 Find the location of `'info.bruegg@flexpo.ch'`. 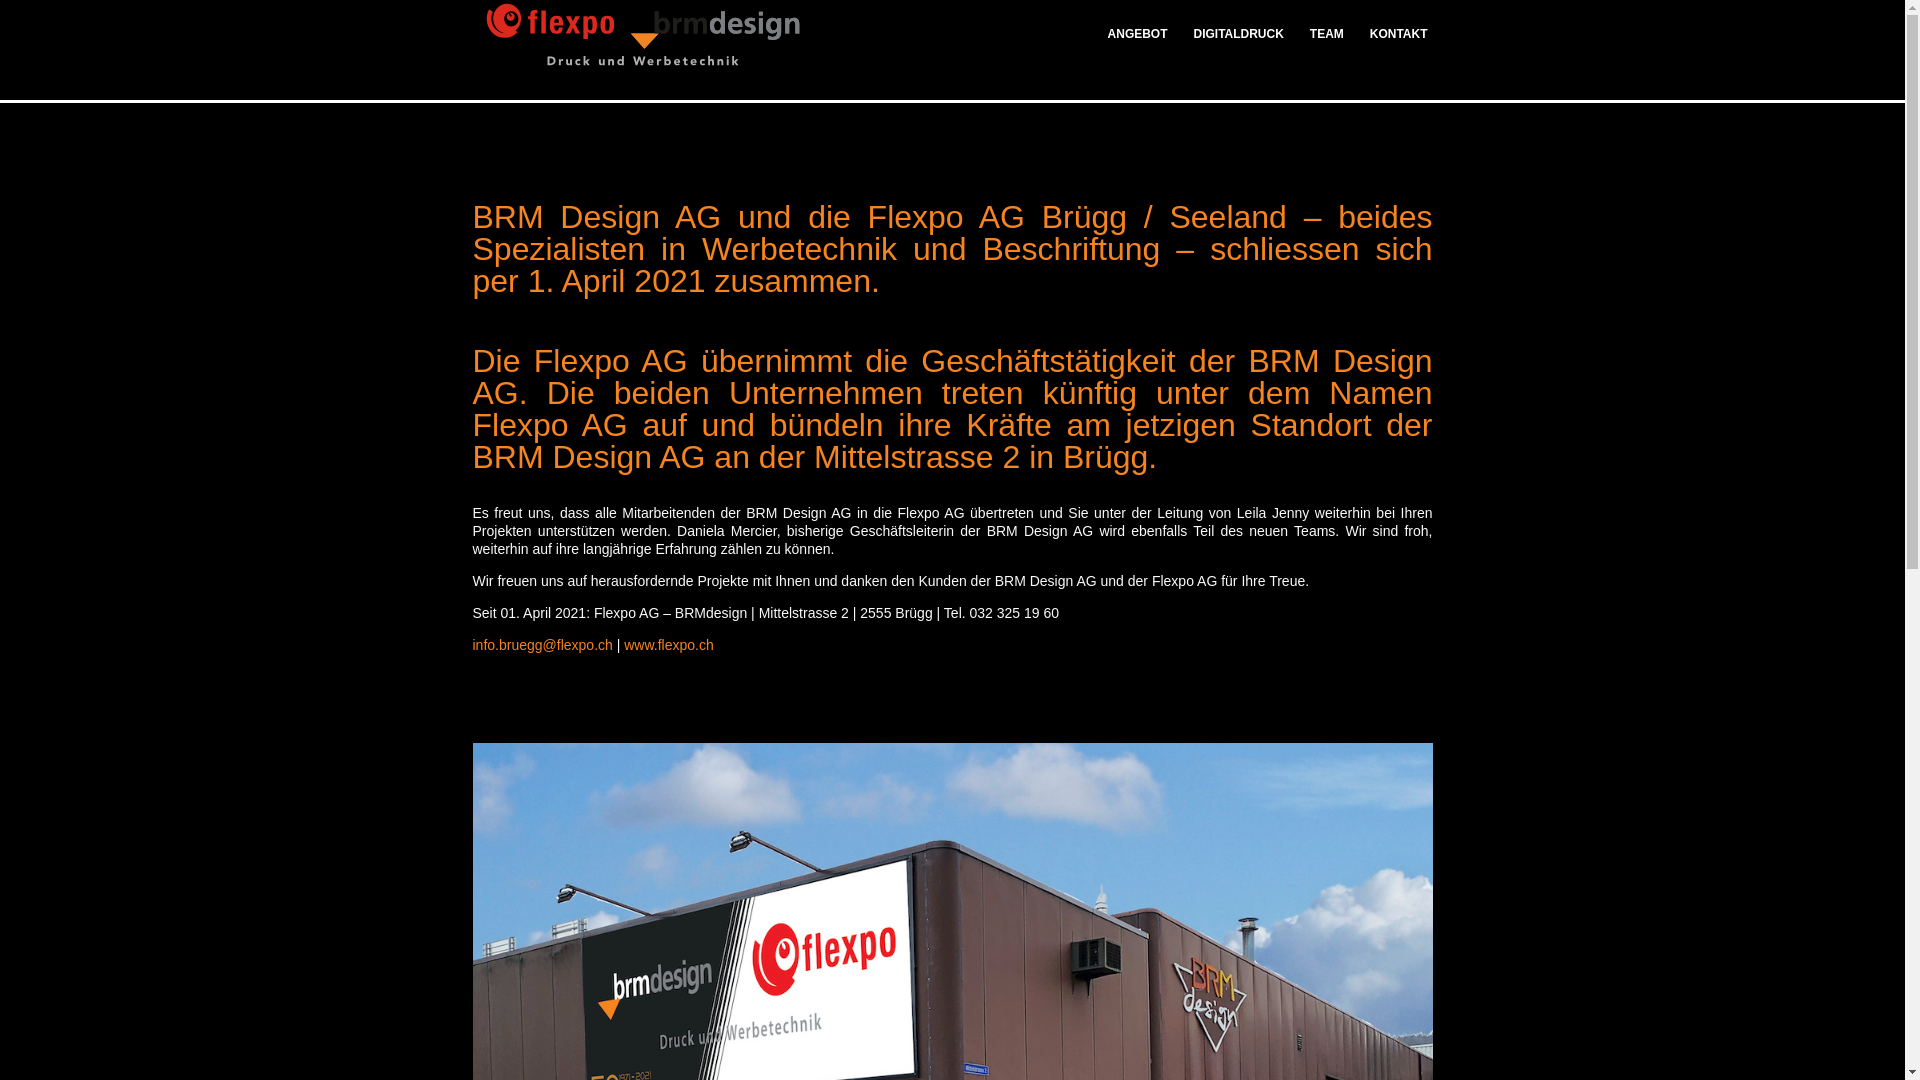

'info.bruegg@flexpo.ch' is located at coordinates (542, 644).